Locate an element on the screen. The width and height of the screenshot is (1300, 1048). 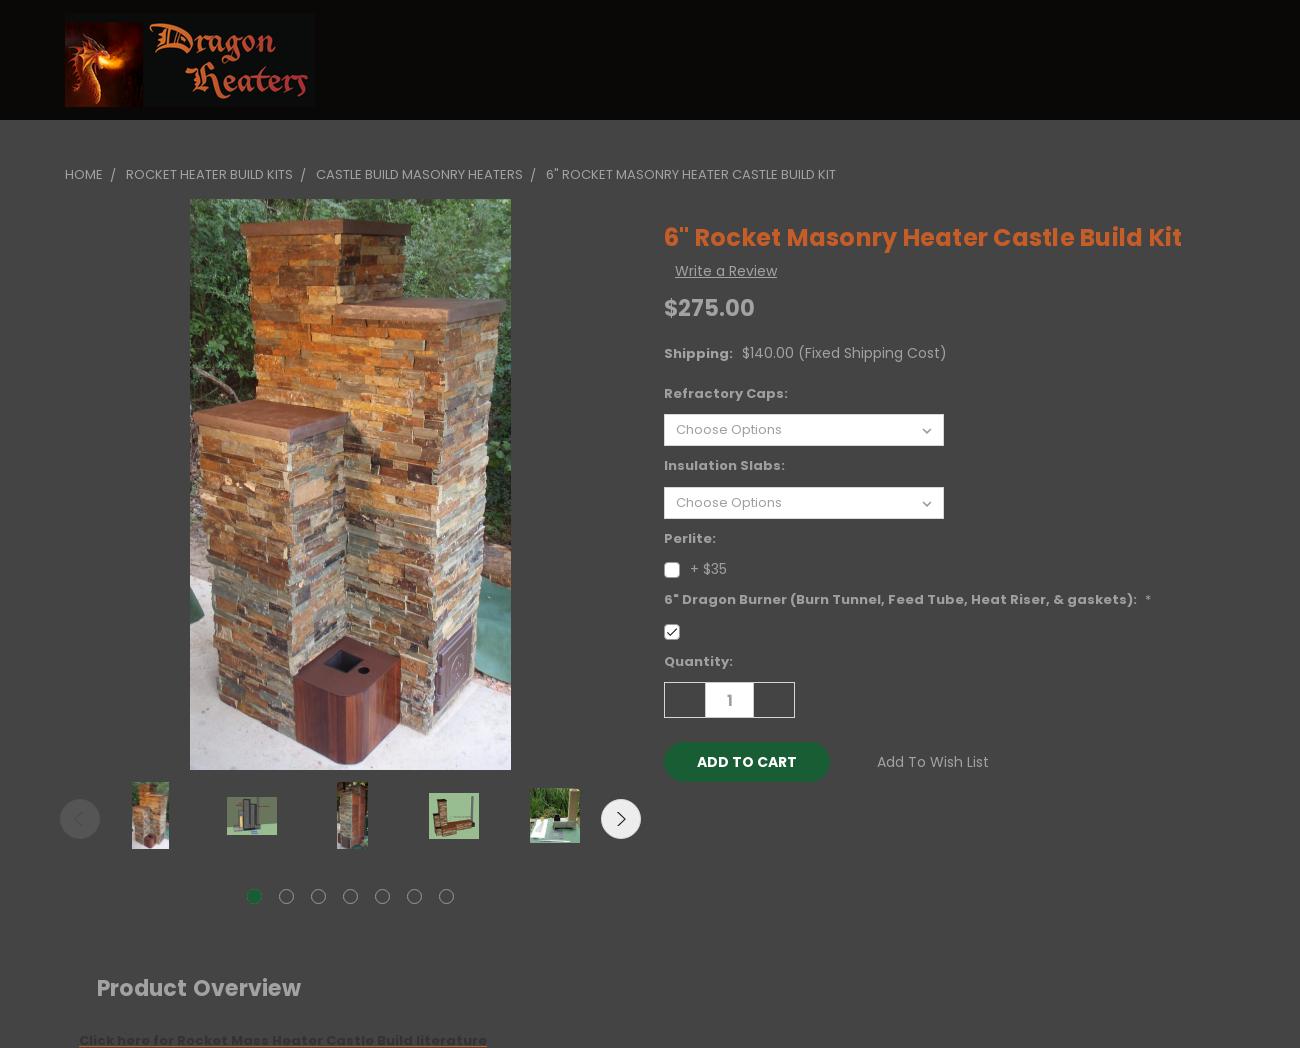
'You will need an ash clean out door. Once a season or so you may want to clean out any accumlated ash. The a large ash cleanout door can be located either at the base of the 2nd tower like the one shown in the pictures below on the left. This option allows for a larger clean out door either 8"x12" or even a 12"x12". The one shown in the picture is a 12"x12".' is located at coordinates (650, 484).